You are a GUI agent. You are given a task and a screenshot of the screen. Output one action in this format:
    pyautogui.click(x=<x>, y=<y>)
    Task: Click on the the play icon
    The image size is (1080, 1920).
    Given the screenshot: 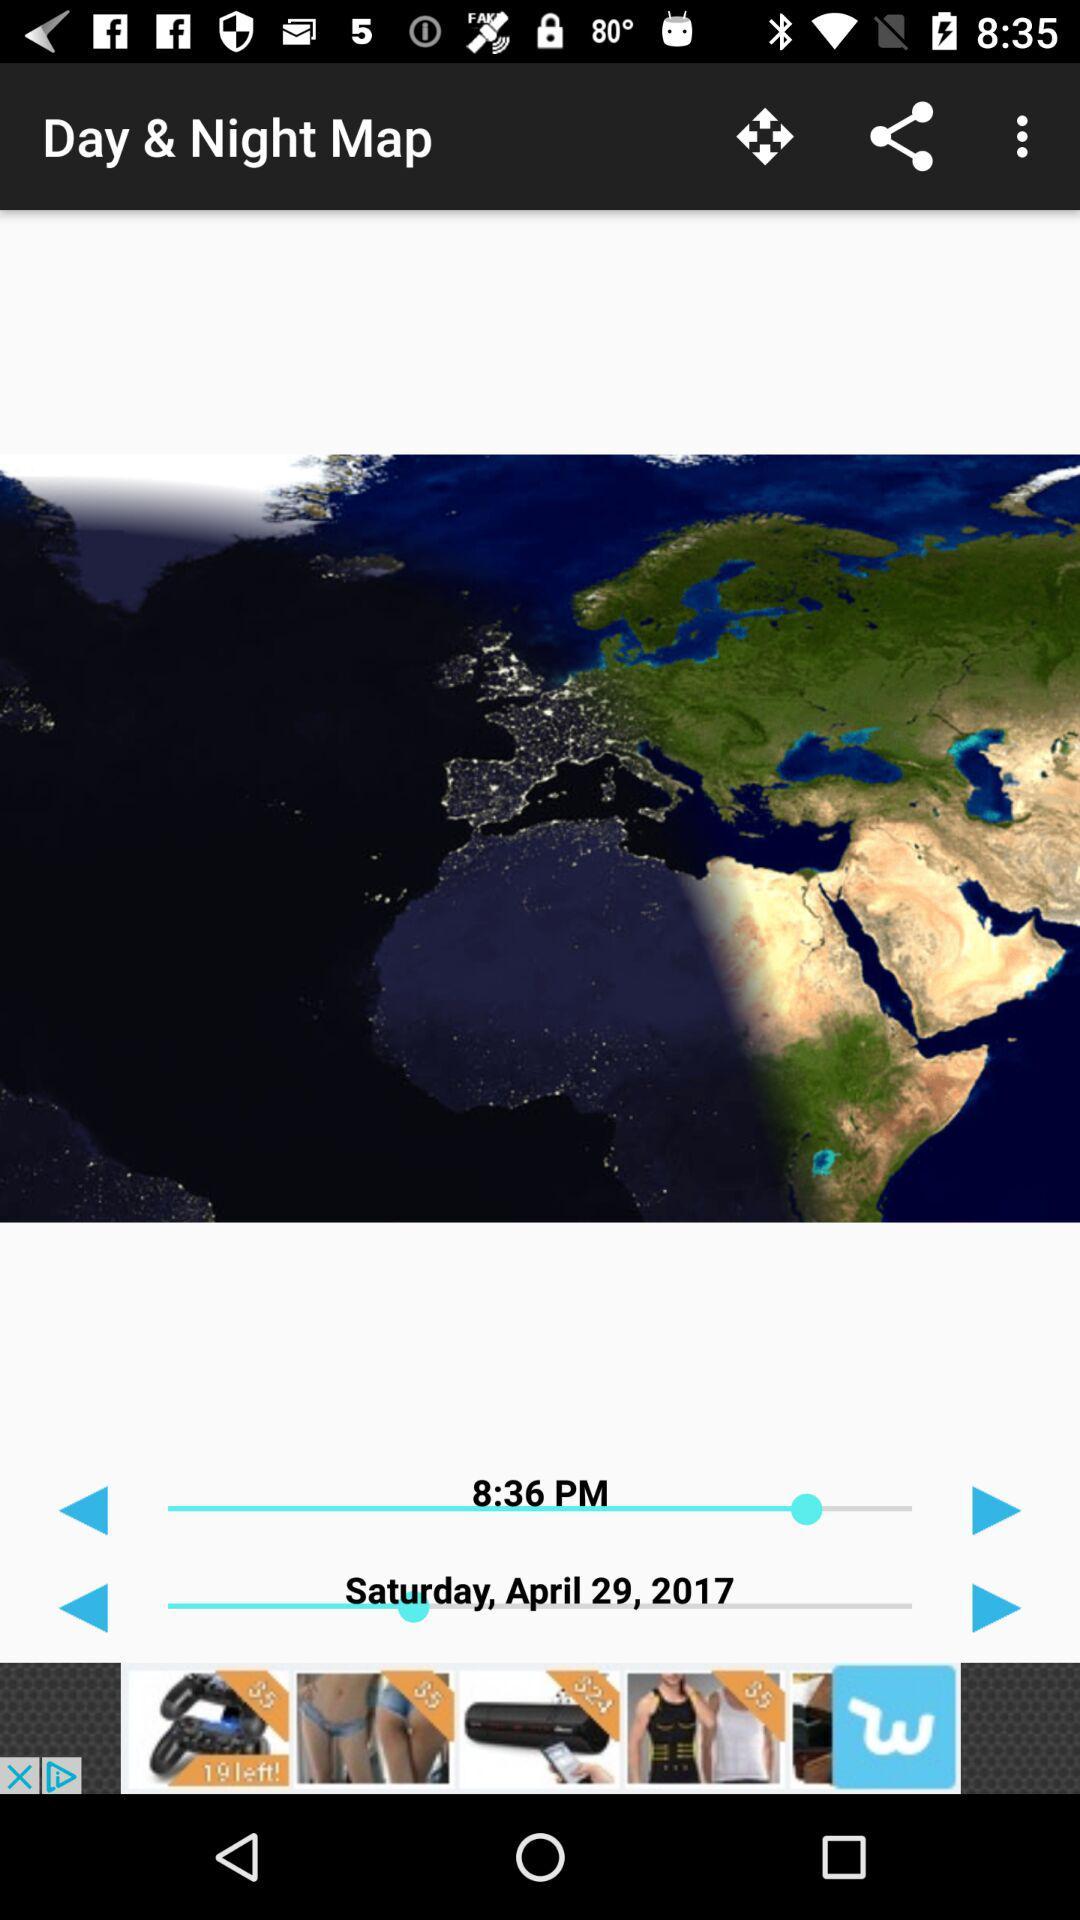 What is the action you would take?
    pyautogui.click(x=995, y=1509)
    